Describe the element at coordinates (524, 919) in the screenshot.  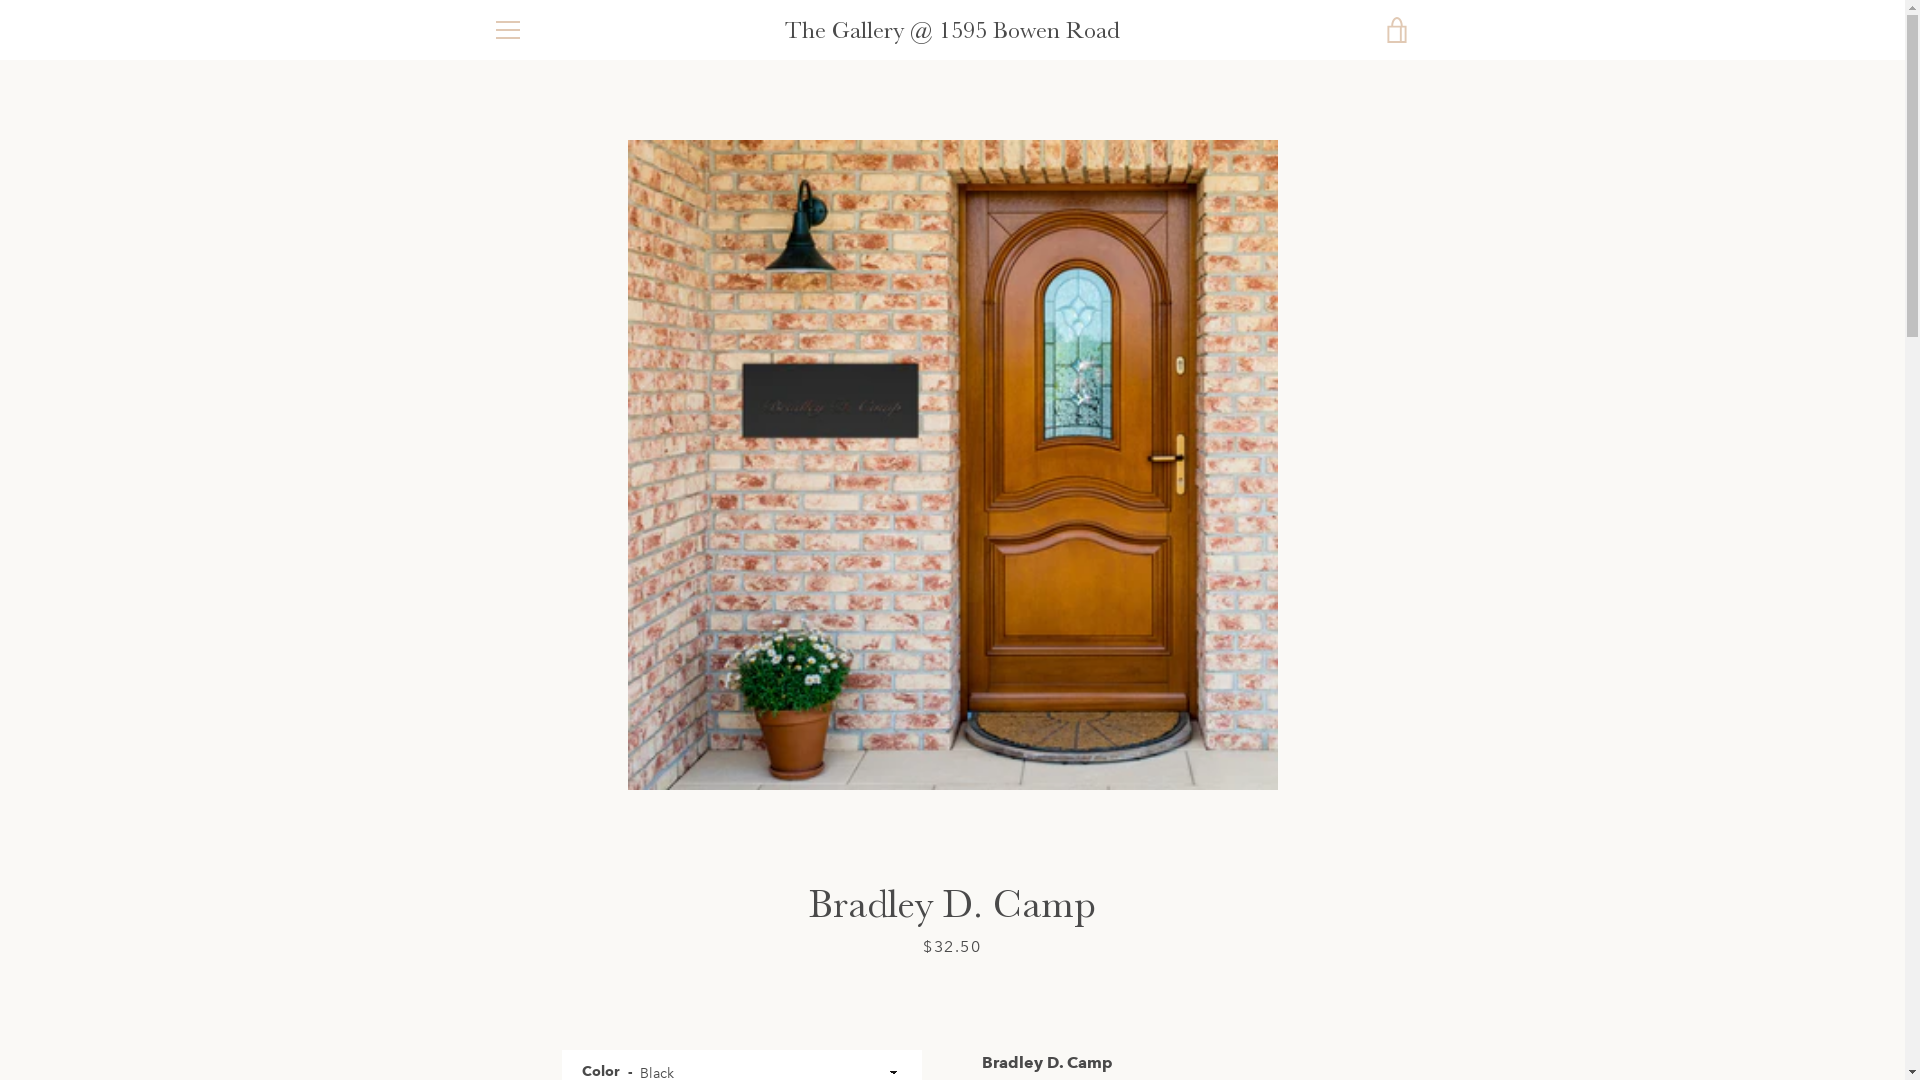
I see `'CONTACT'` at that location.